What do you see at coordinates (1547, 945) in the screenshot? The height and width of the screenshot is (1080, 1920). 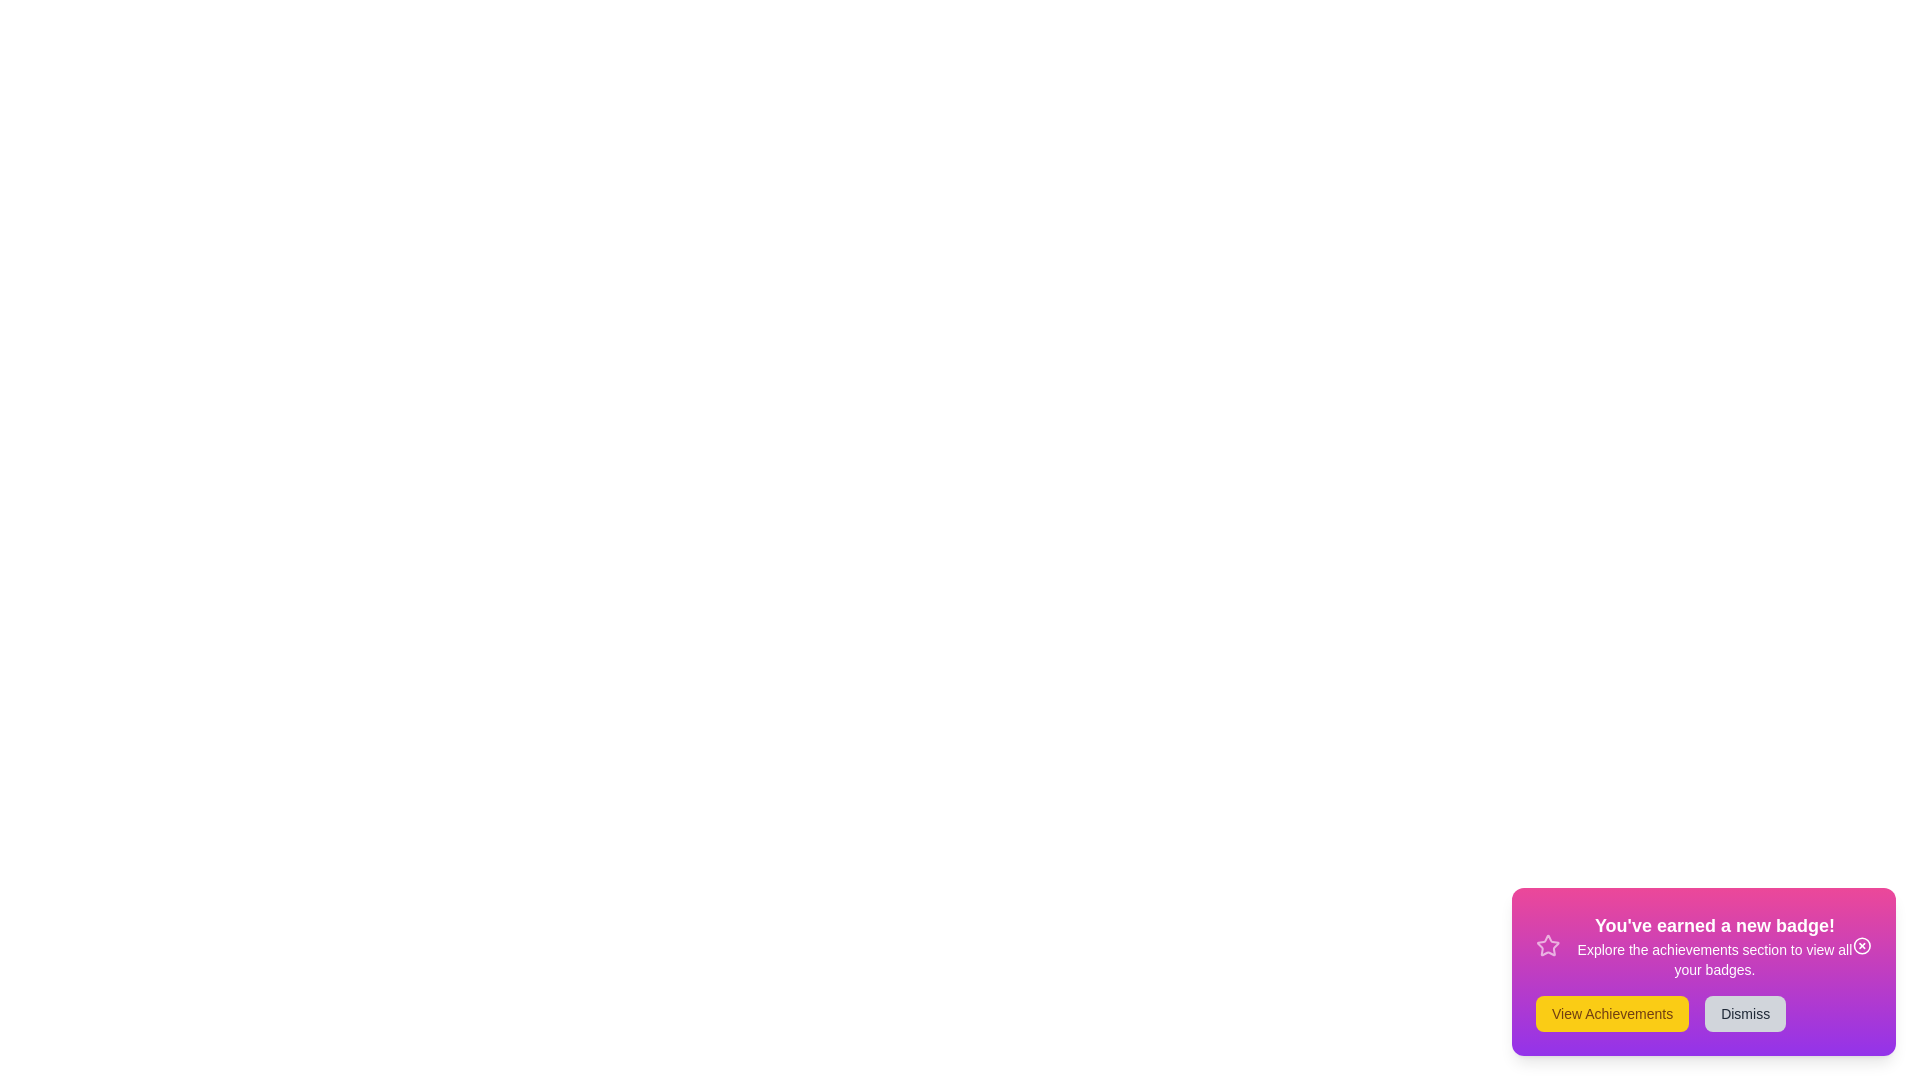 I see `the badge icon to inspect its visual feedback` at bounding box center [1547, 945].